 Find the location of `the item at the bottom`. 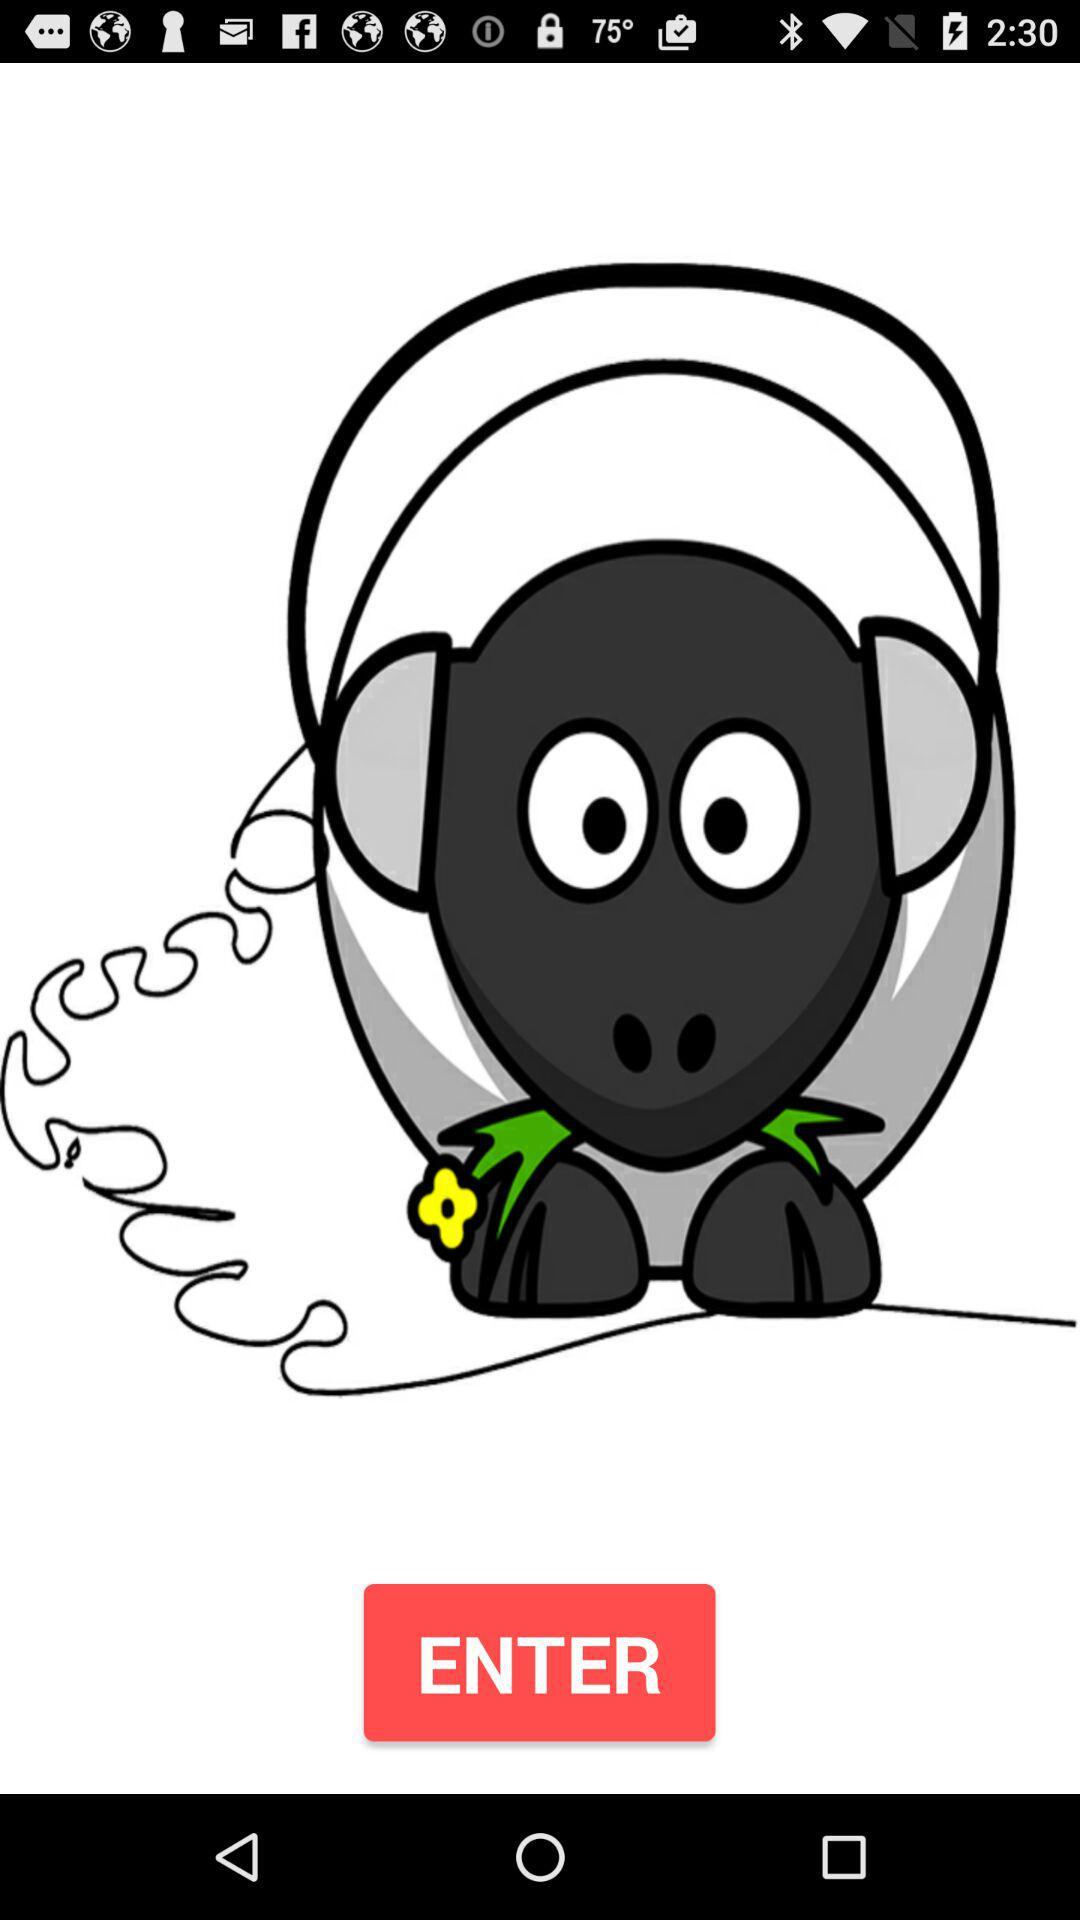

the item at the bottom is located at coordinates (538, 1662).